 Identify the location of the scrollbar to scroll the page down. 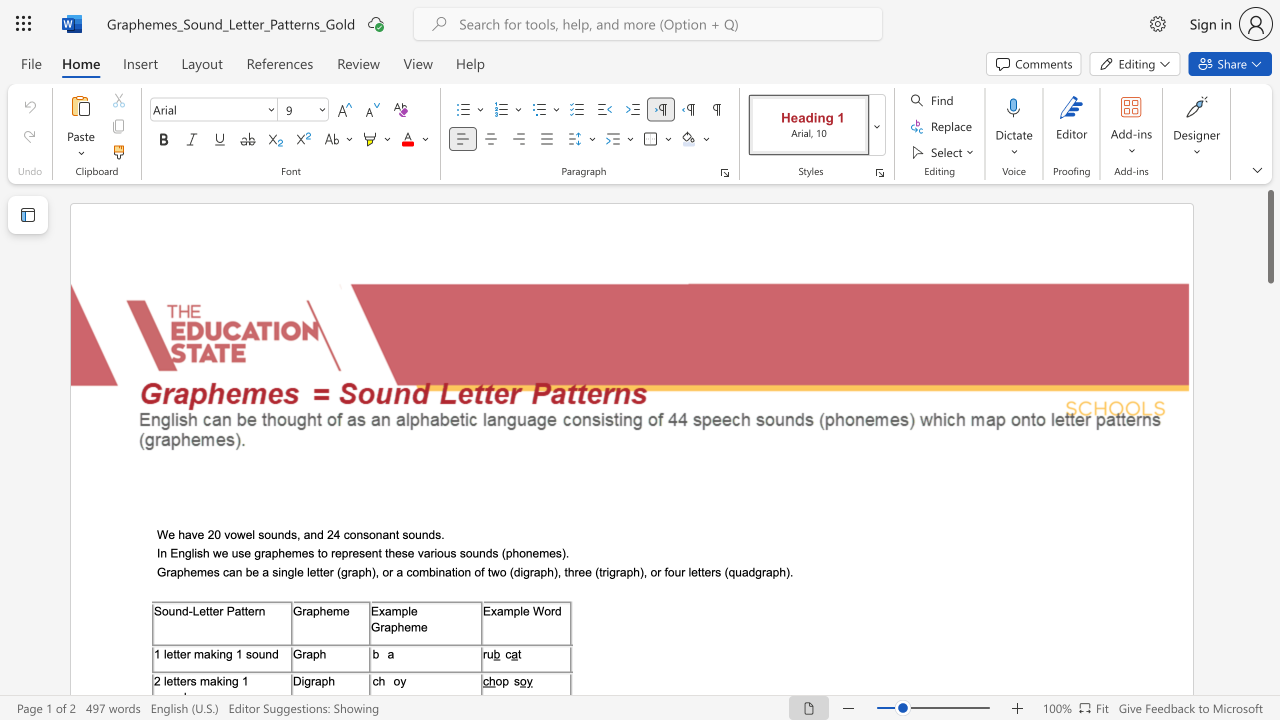
(1269, 318).